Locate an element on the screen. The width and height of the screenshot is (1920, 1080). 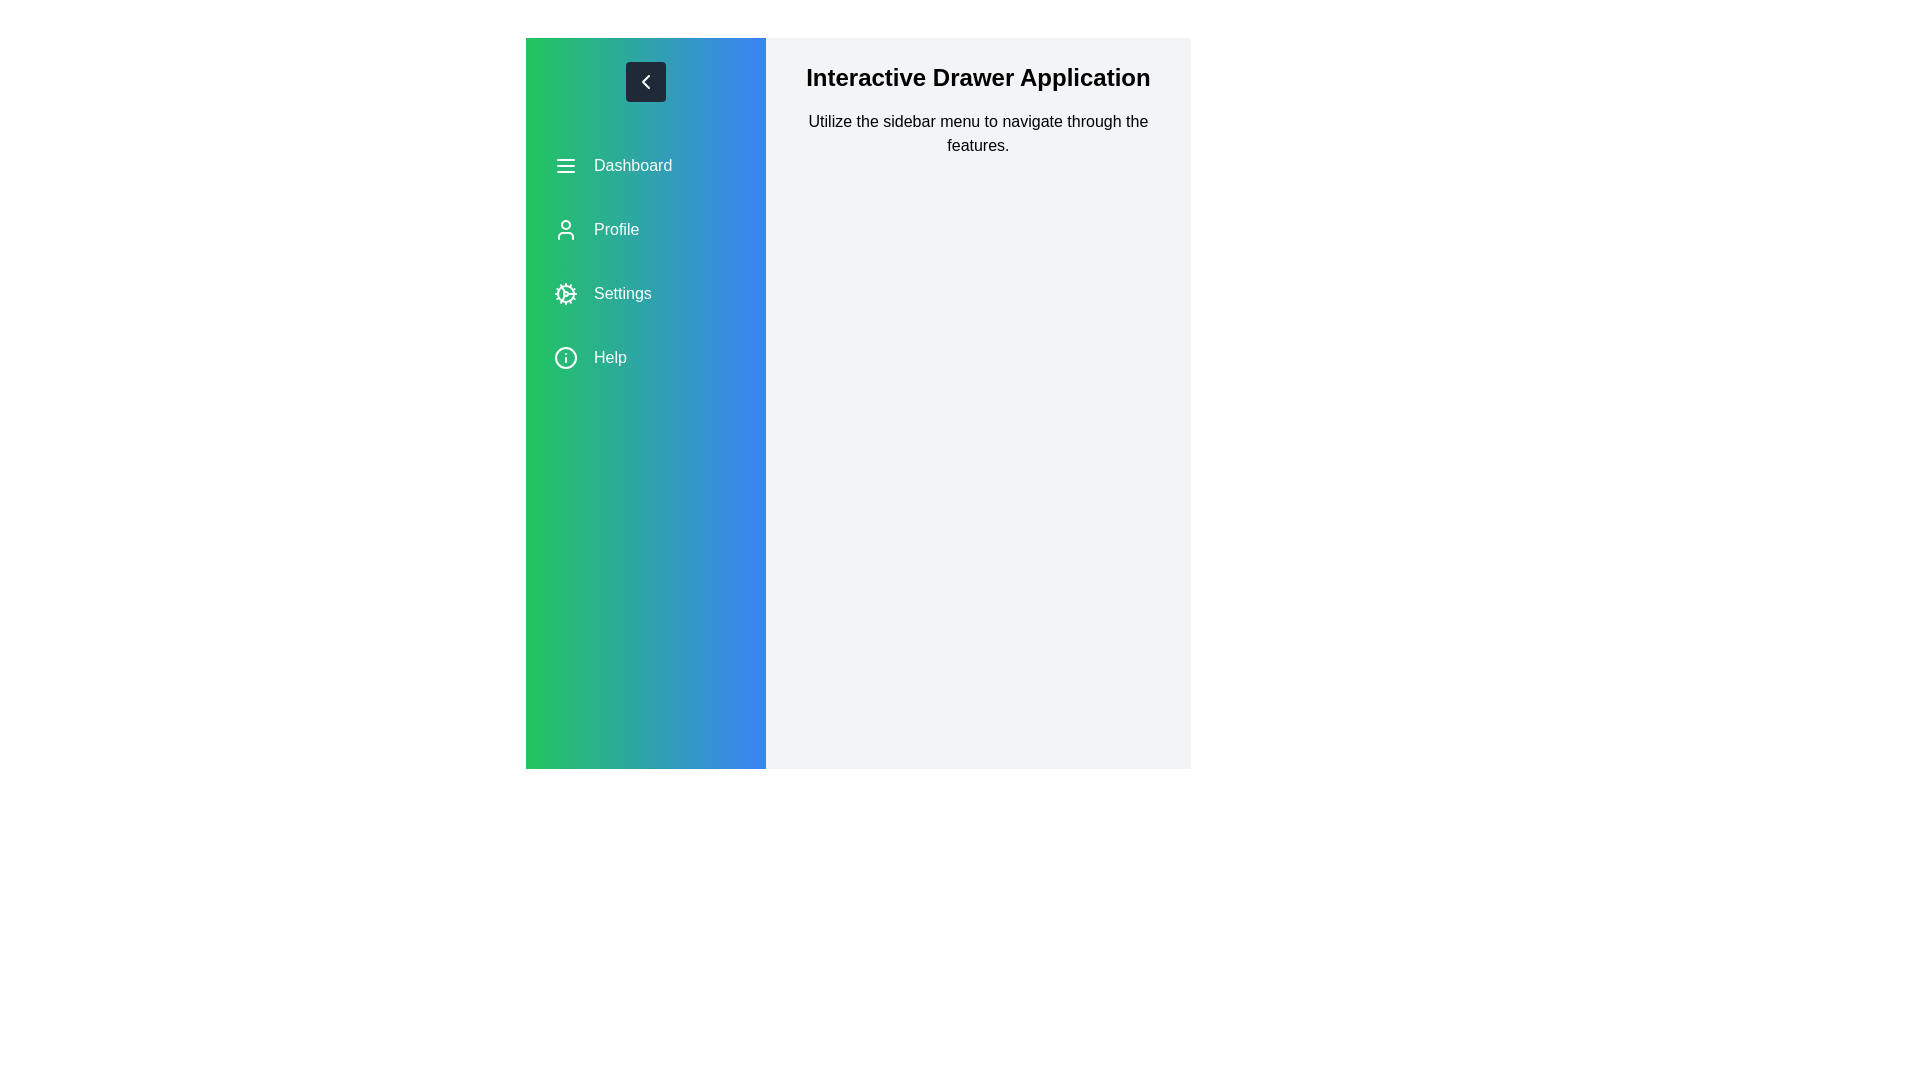
chevron button to toggle the drawer is located at coordinates (645, 80).